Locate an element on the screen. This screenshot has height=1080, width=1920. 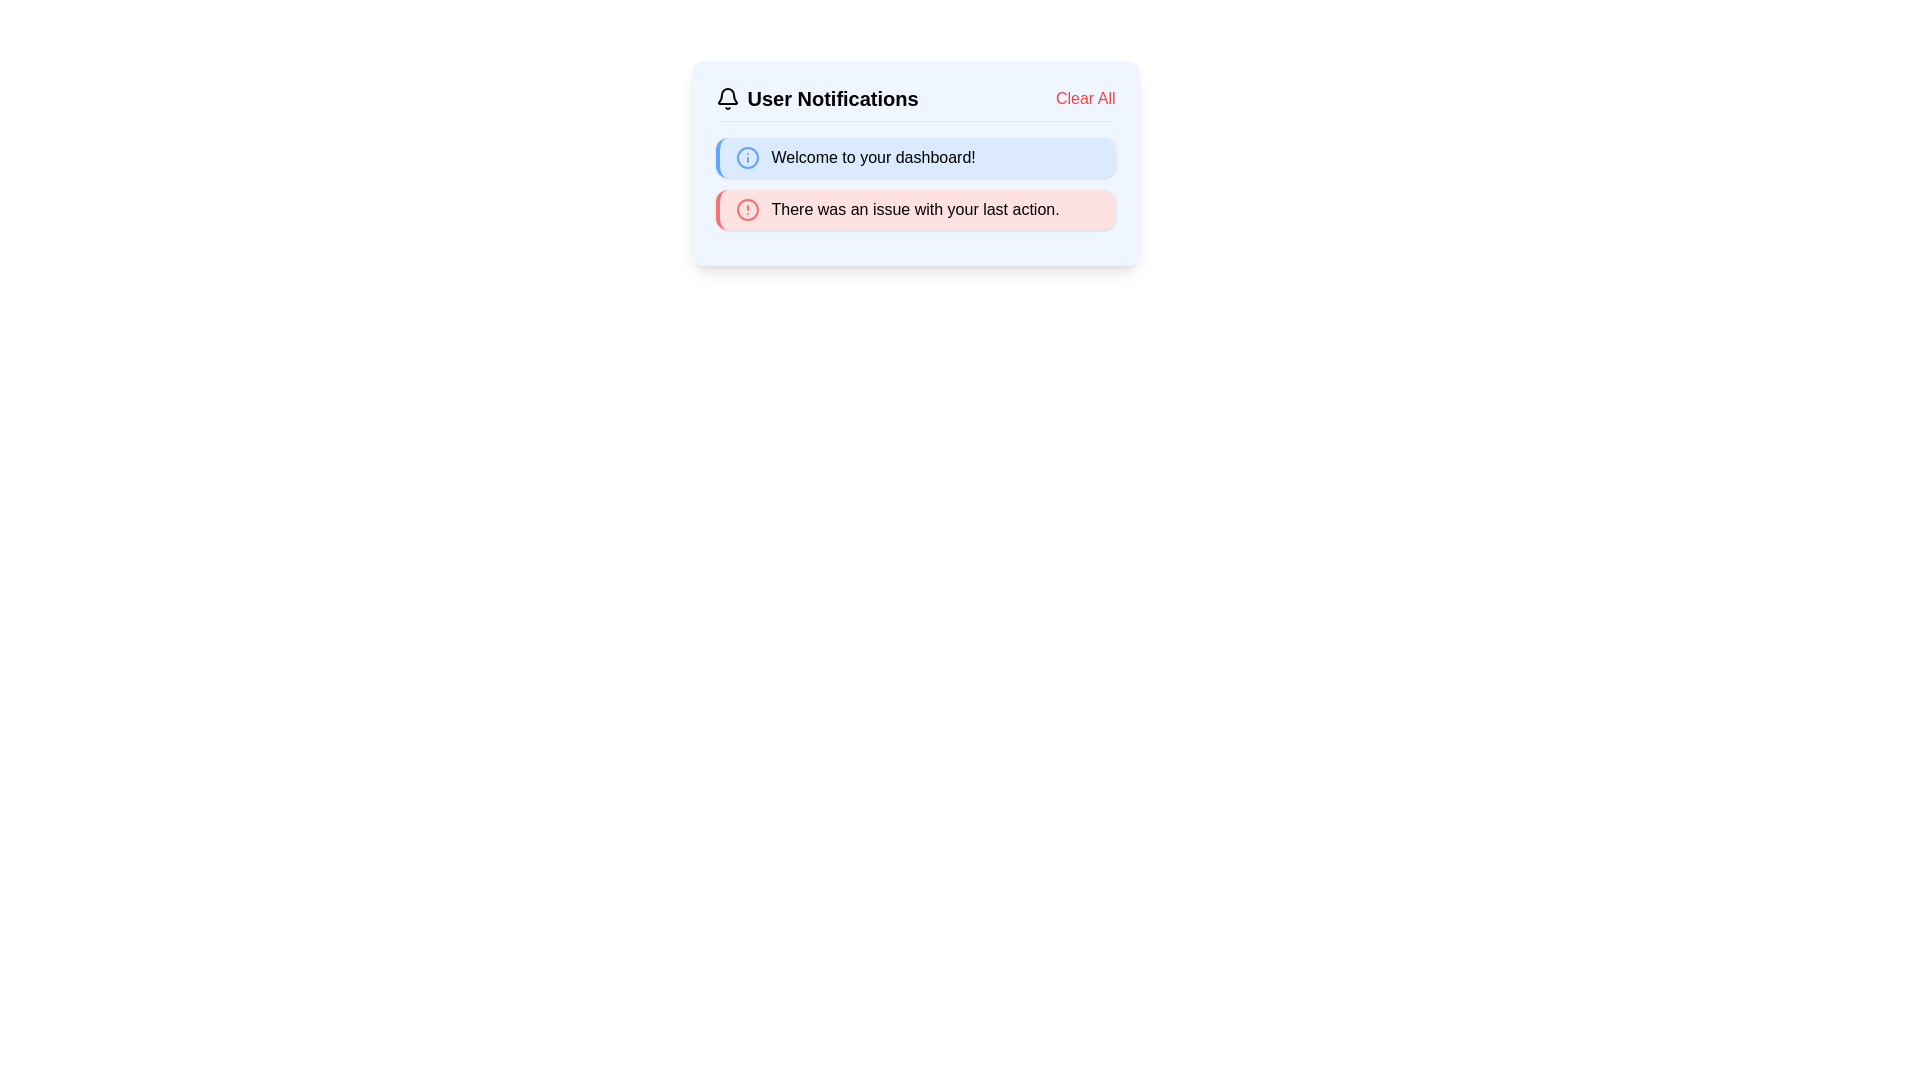
the circular graphical component within the informational icon, which is part of a notification list item containing the text 'Welcome to your dashboard!', highlighted in blue is located at coordinates (746, 157).